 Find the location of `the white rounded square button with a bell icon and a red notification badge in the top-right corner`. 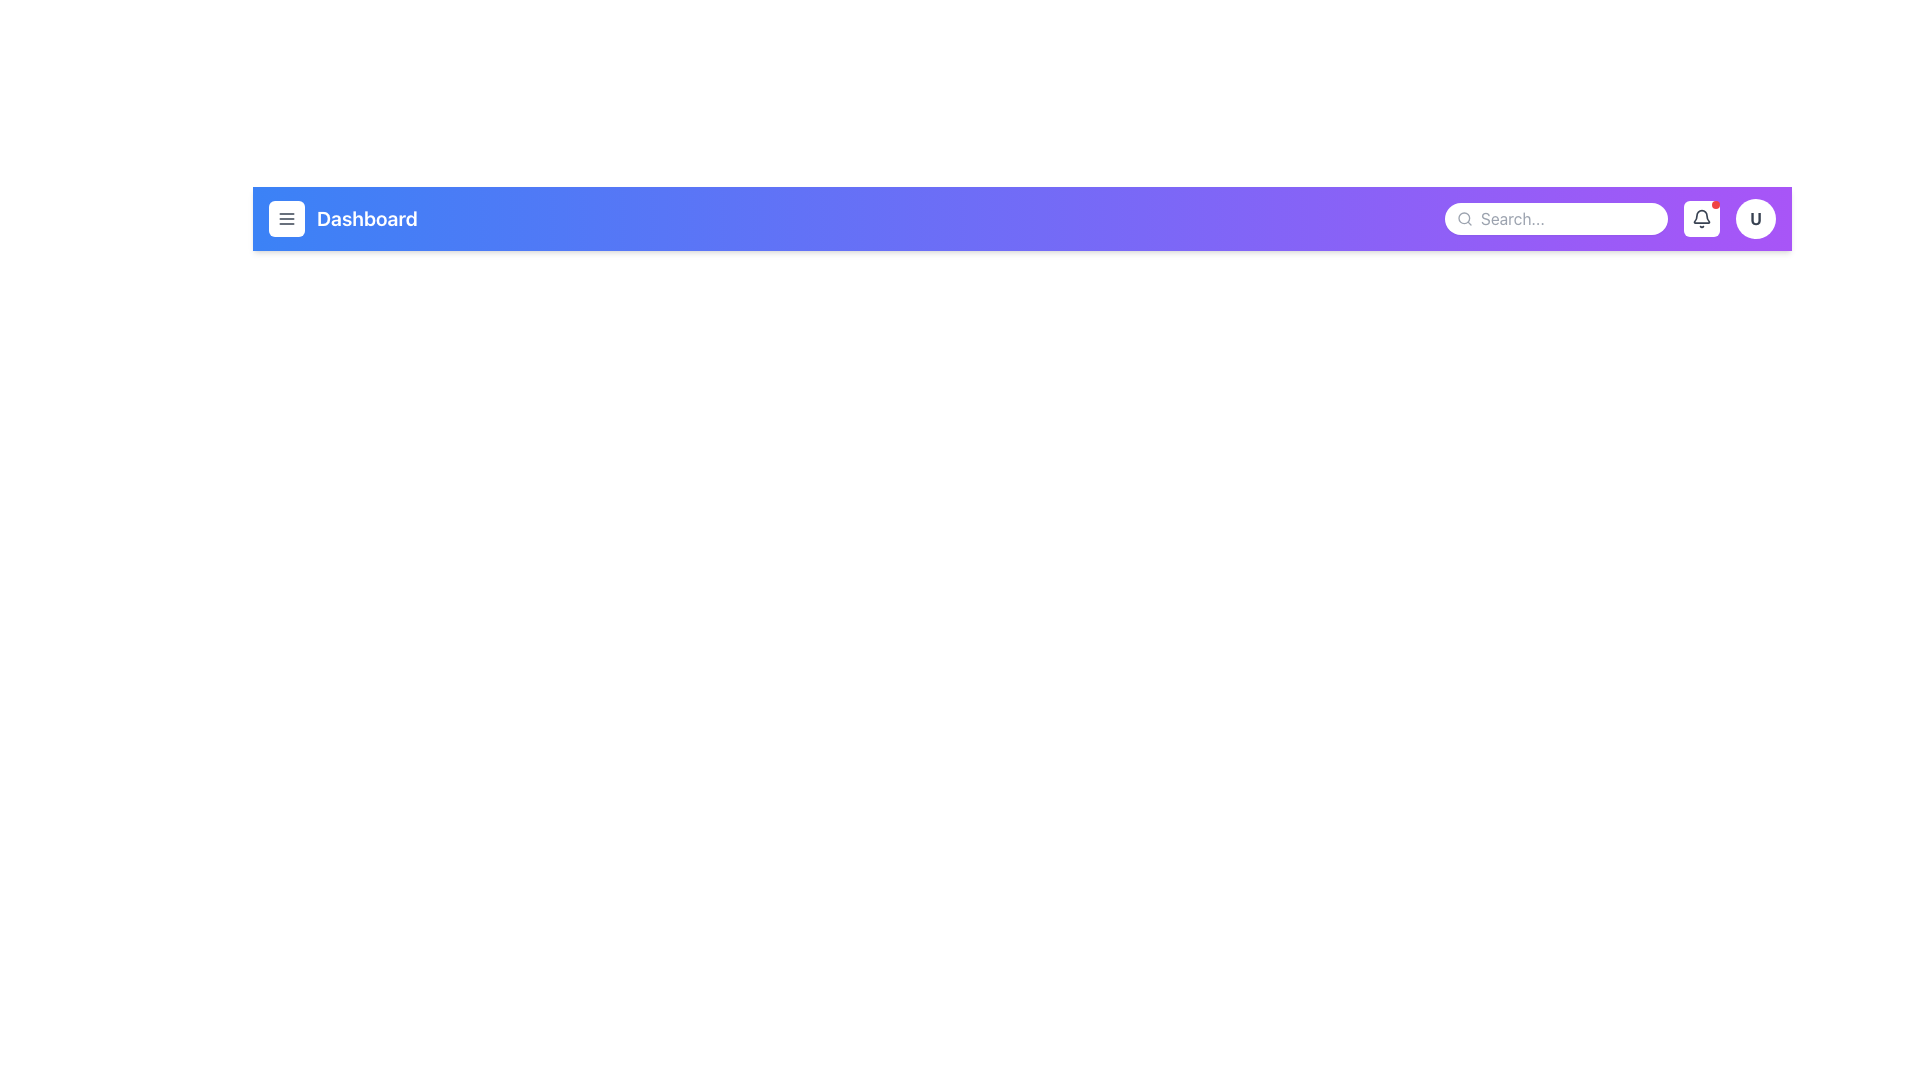

the white rounded square button with a bell icon and a red notification badge in the top-right corner is located at coordinates (1701, 219).